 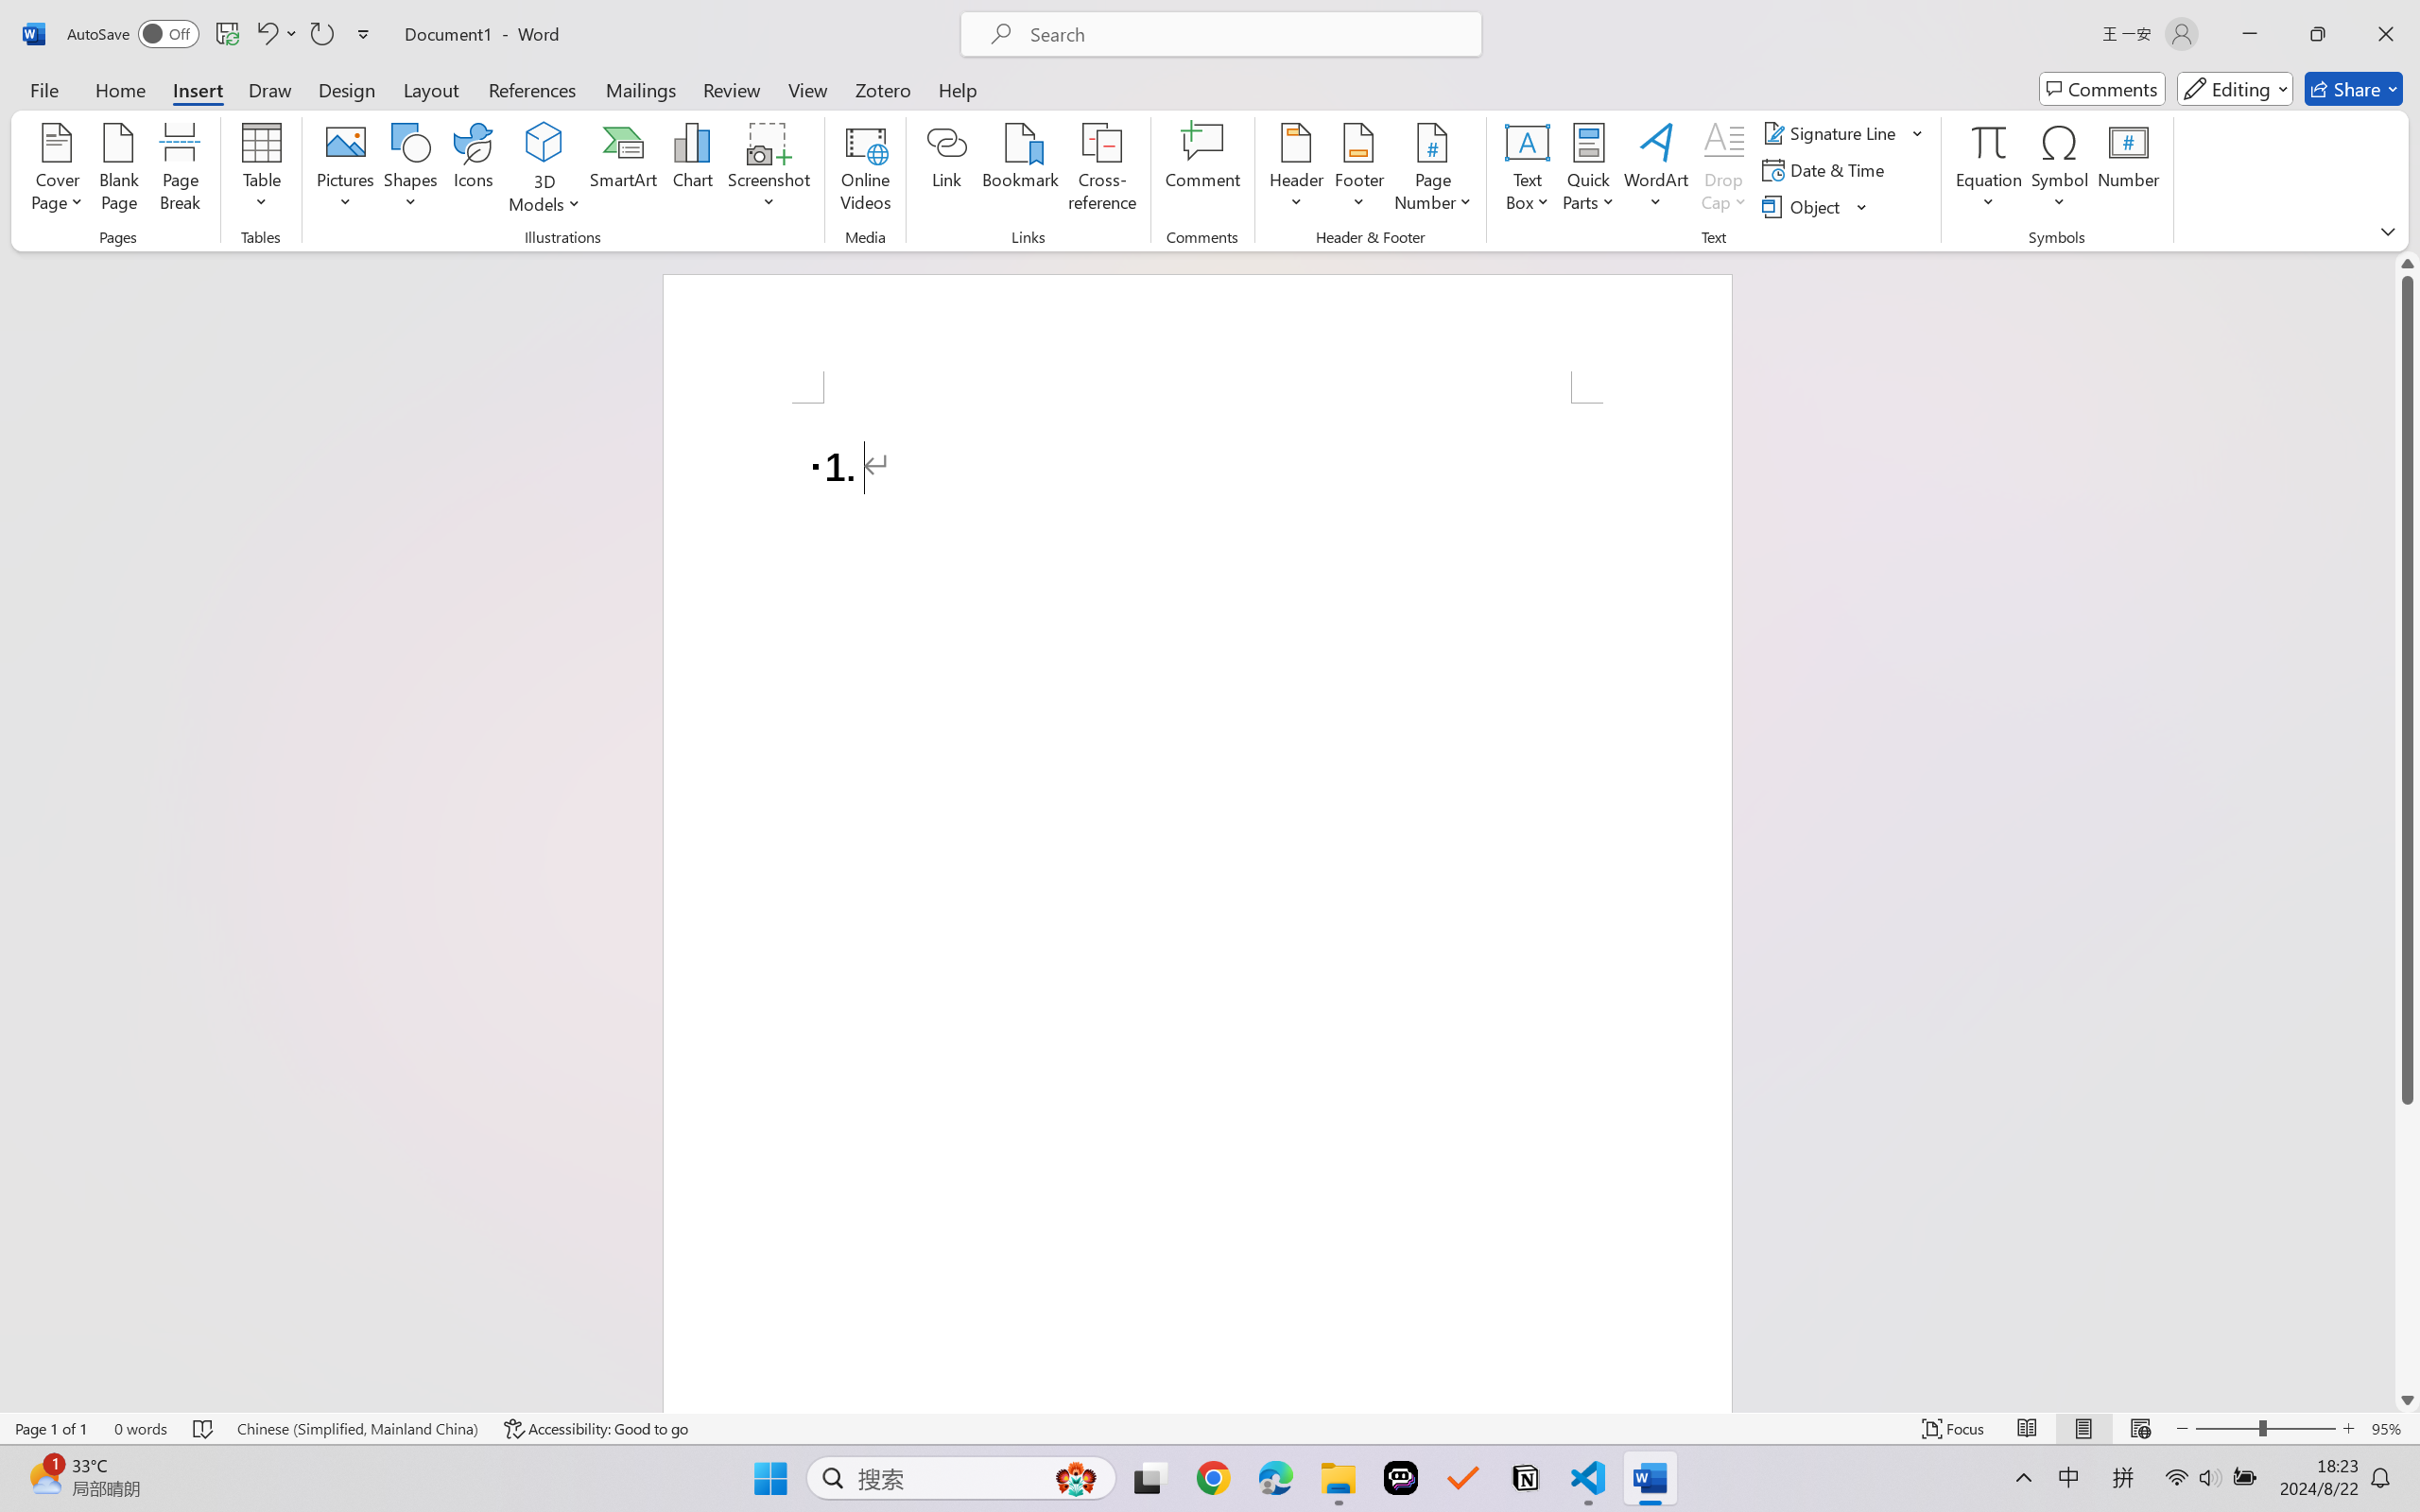 I want to click on 'Equation', so click(x=1988, y=170).